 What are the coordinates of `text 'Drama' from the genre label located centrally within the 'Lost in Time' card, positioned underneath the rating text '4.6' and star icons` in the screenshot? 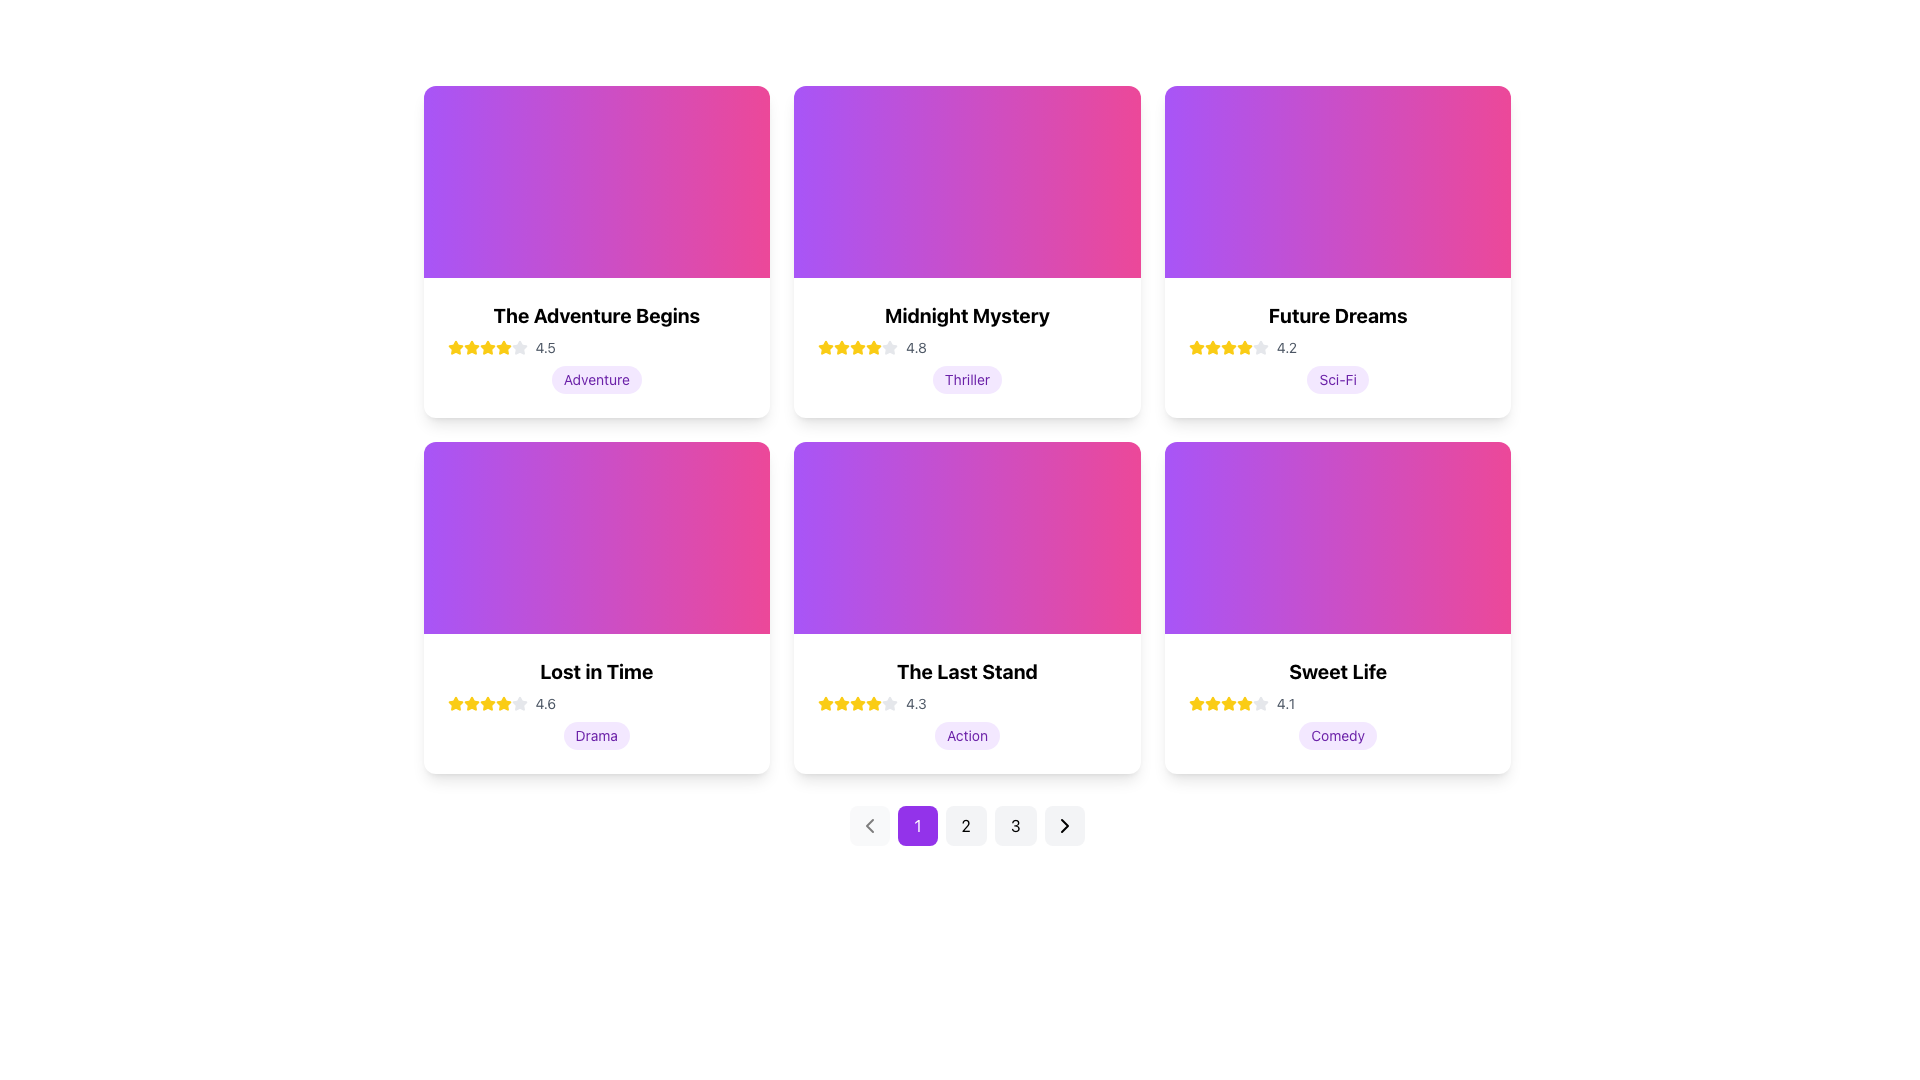 It's located at (595, 736).